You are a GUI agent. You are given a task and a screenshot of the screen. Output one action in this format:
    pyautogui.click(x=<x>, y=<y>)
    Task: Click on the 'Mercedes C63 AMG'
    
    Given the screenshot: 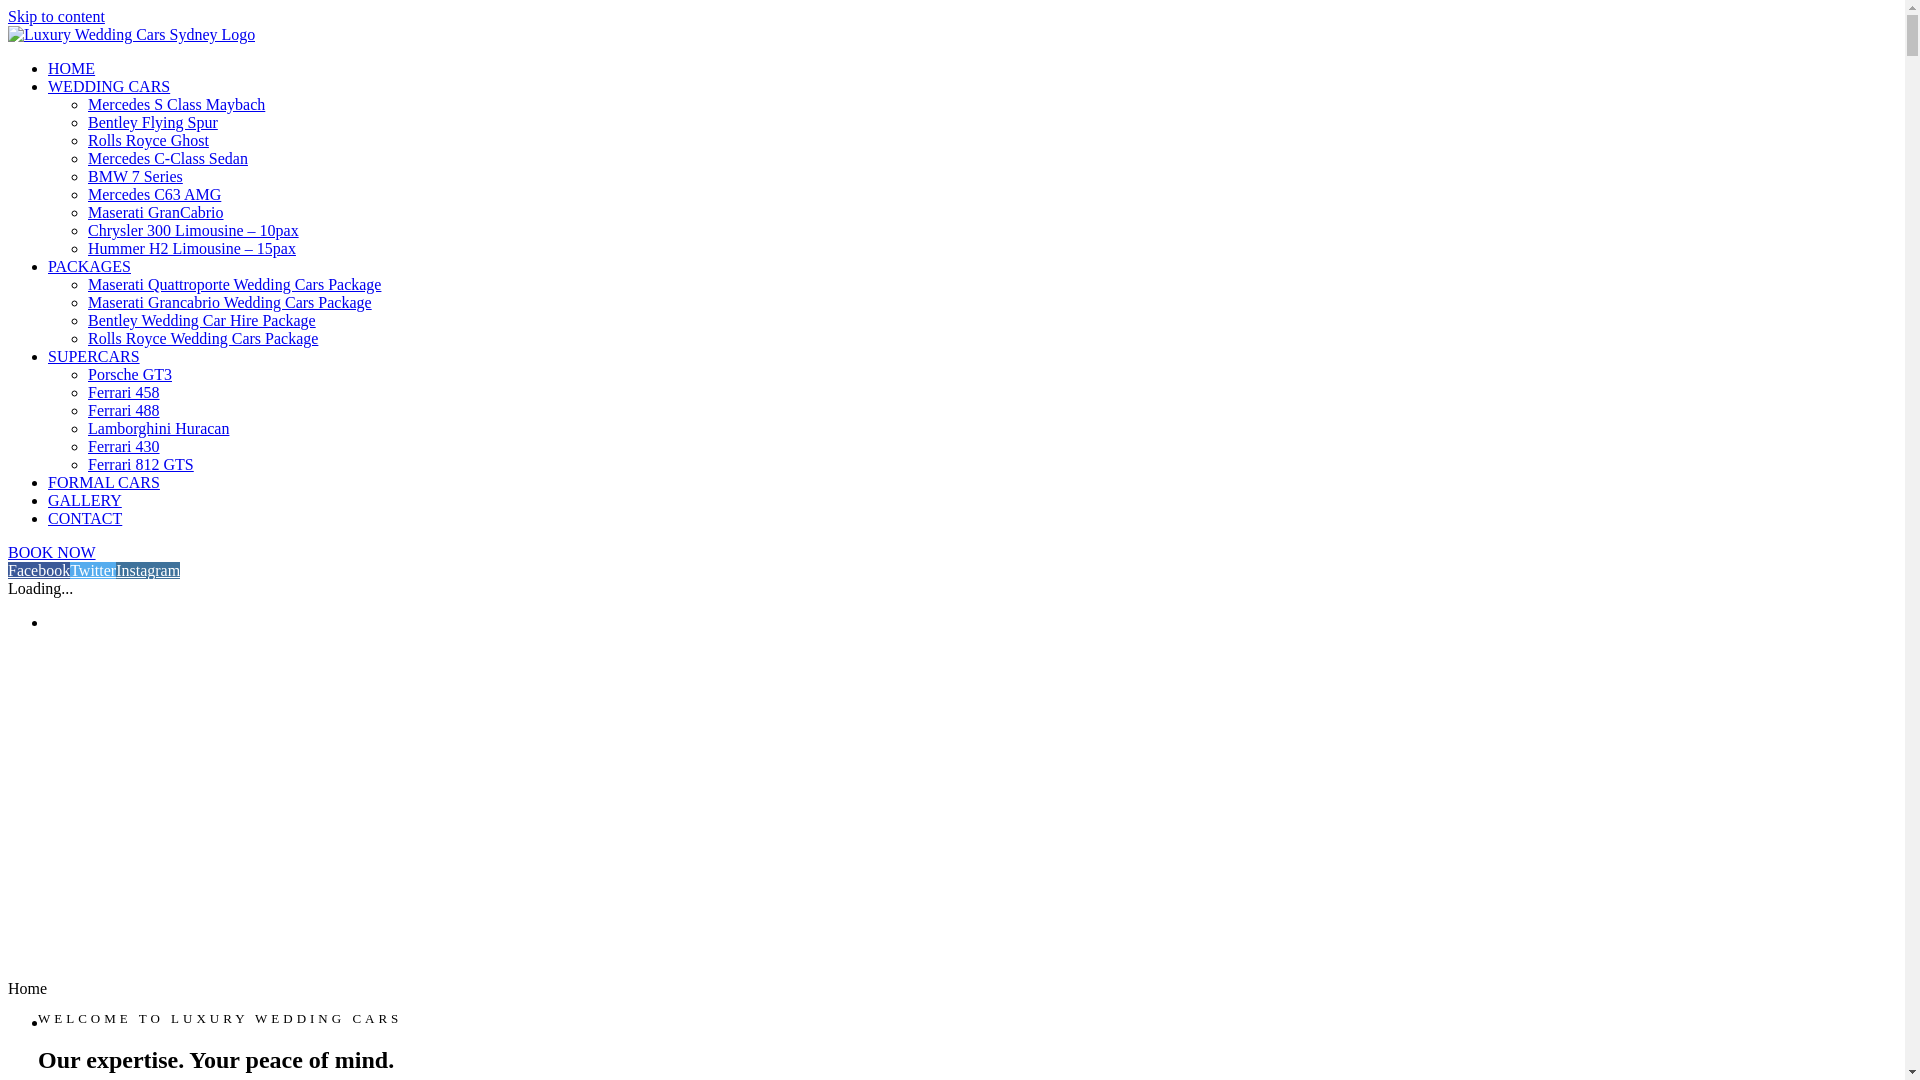 What is the action you would take?
    pyautogui.click(x=153, y=194)
    